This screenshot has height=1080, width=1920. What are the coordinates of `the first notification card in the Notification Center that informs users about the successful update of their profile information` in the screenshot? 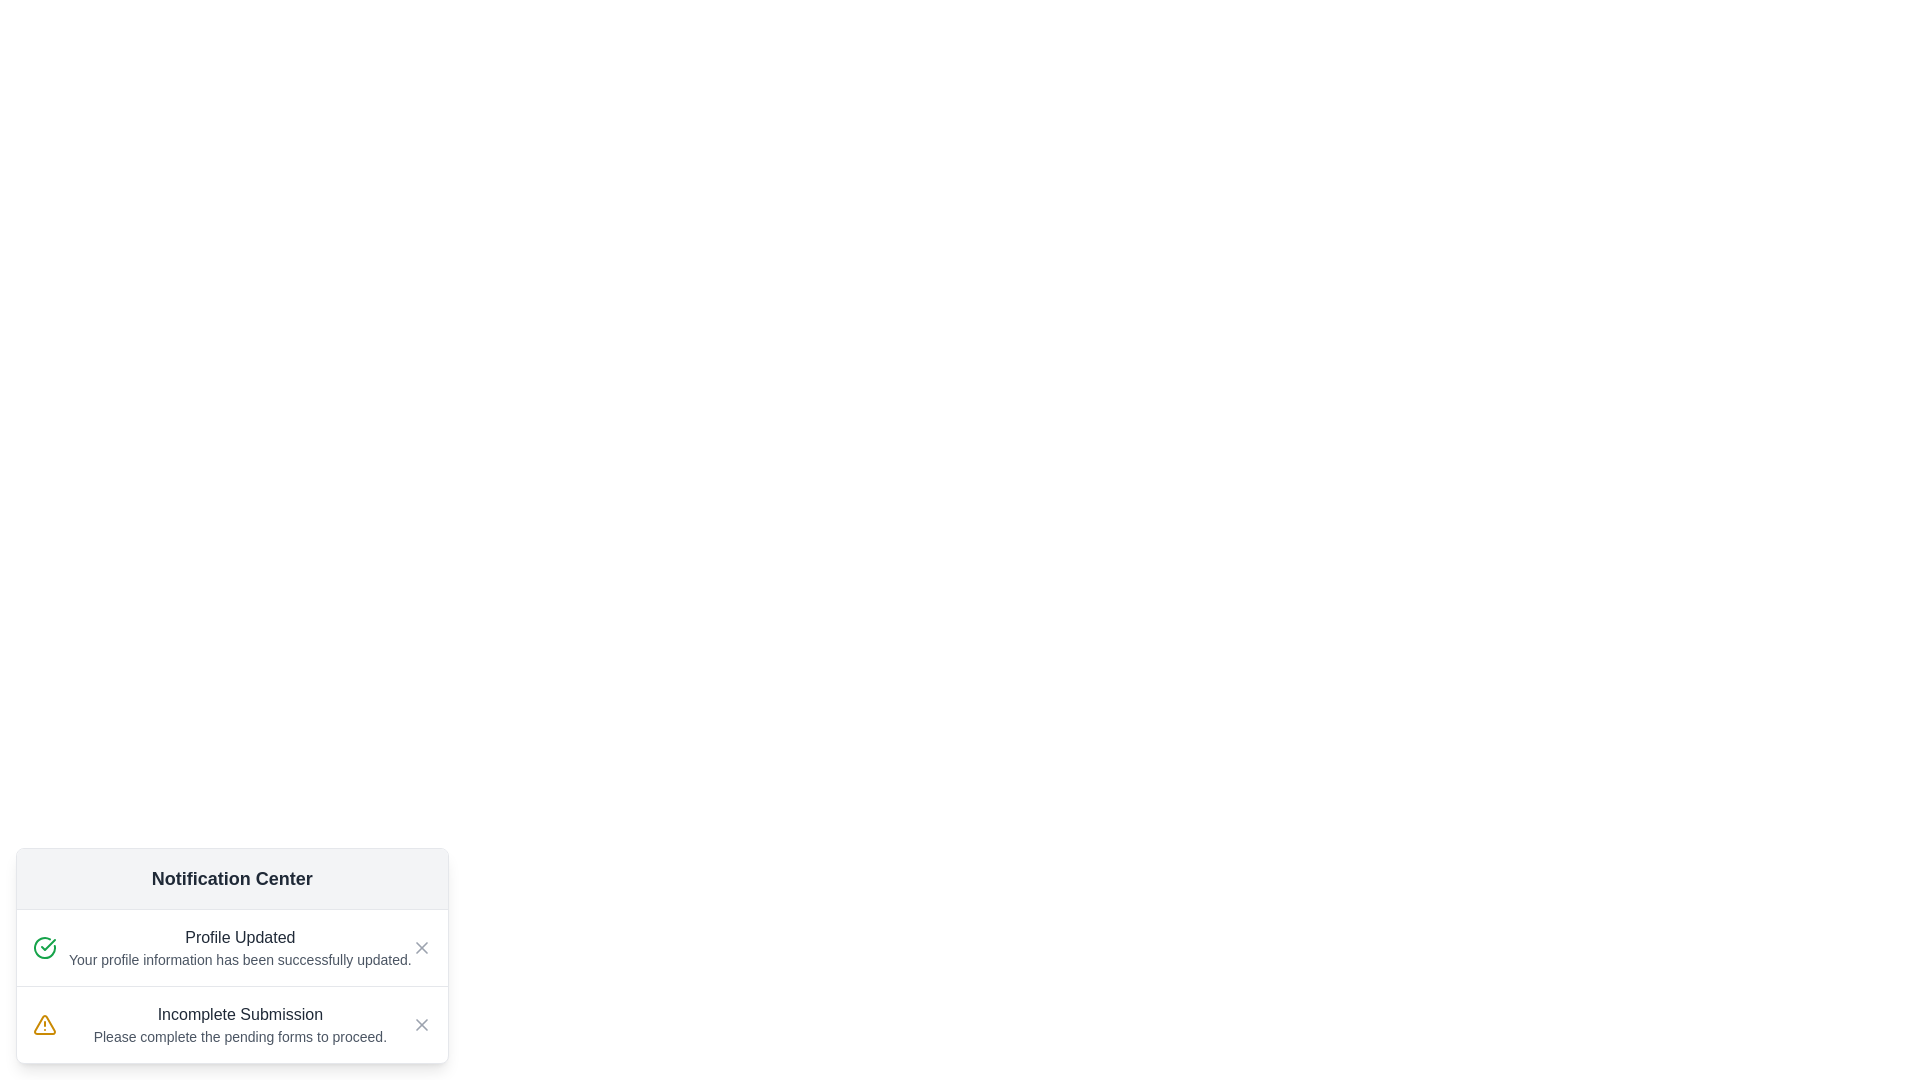 It's located at (231, 947).